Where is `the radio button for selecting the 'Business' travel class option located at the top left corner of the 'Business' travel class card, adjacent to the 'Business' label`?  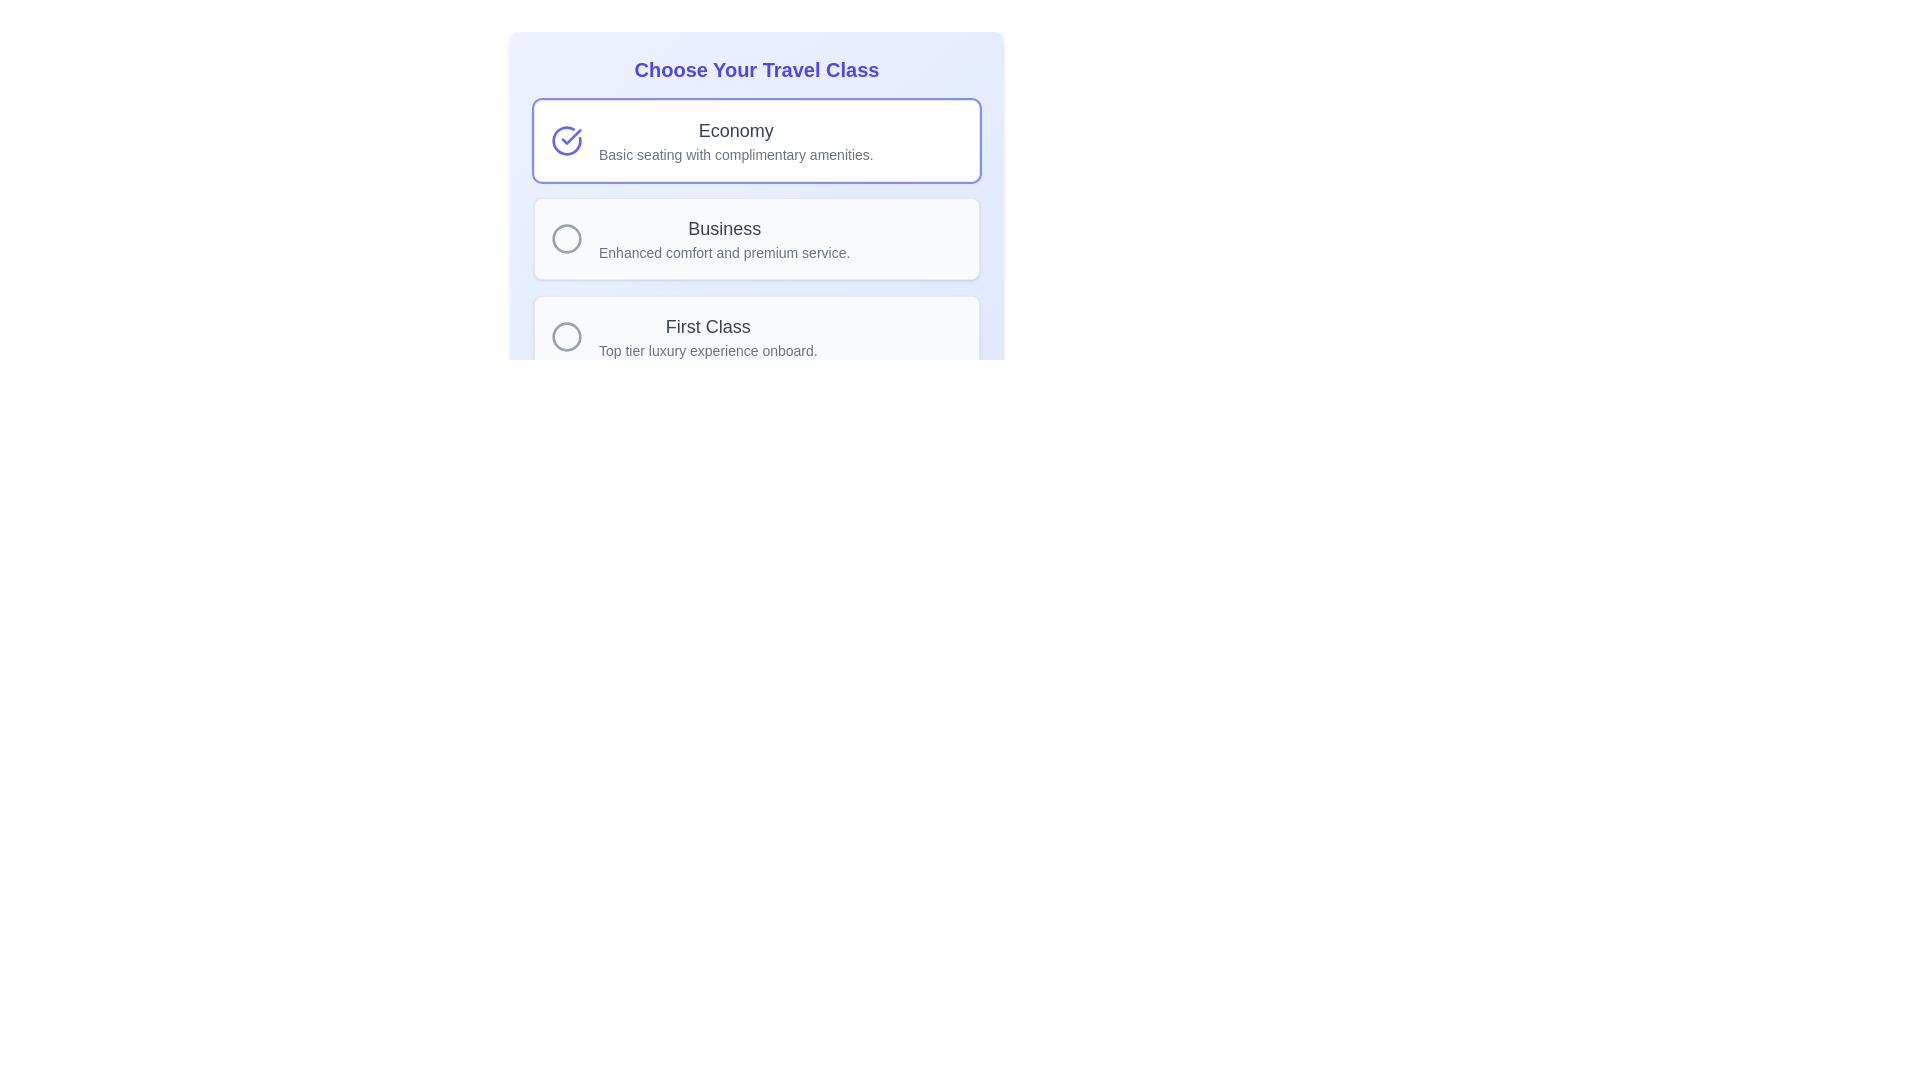 the radio button for selecting the 'Business' travel class option located at the top left corner of the 'Business' travel class card, adjacent to the 'Business' label is located at coordinates (574, 238).